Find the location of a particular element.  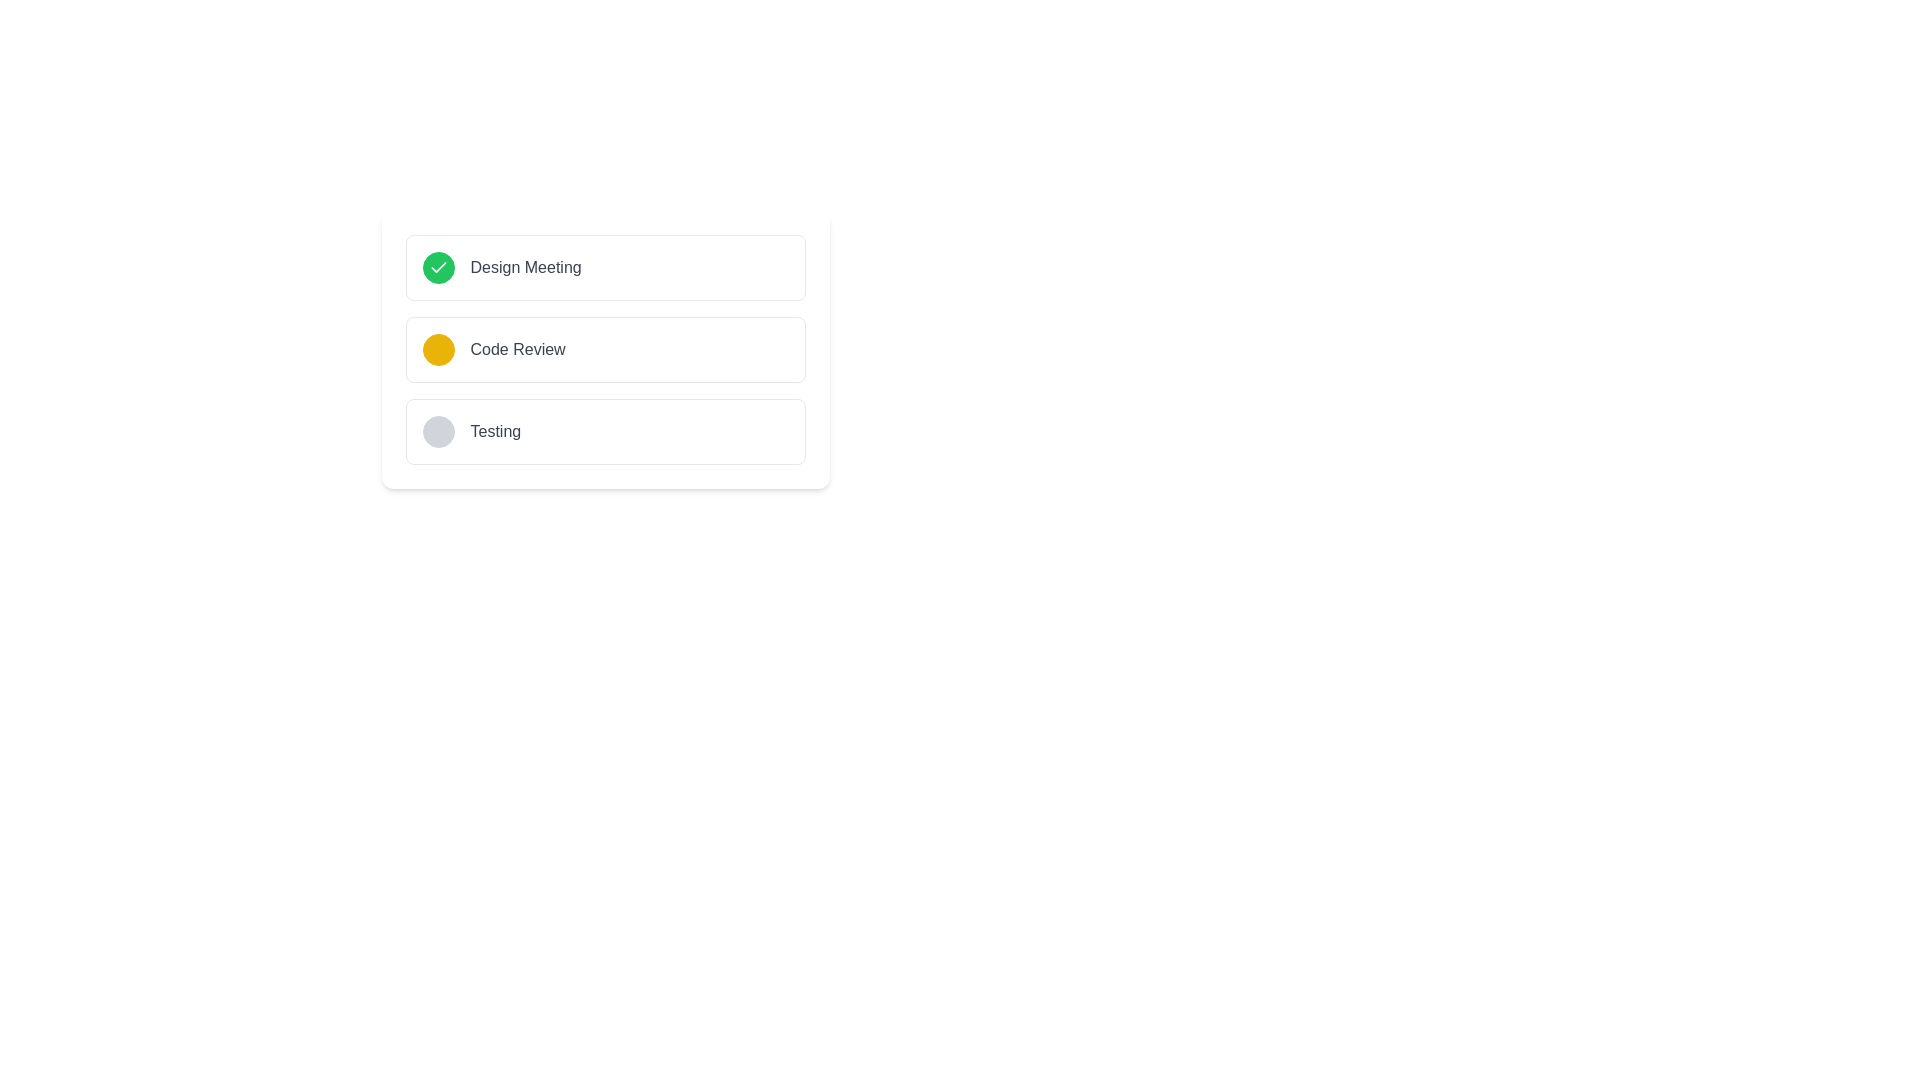

the selectable card labeled 'Testing' at the bottom of the list is located at coordinates (604, 431).